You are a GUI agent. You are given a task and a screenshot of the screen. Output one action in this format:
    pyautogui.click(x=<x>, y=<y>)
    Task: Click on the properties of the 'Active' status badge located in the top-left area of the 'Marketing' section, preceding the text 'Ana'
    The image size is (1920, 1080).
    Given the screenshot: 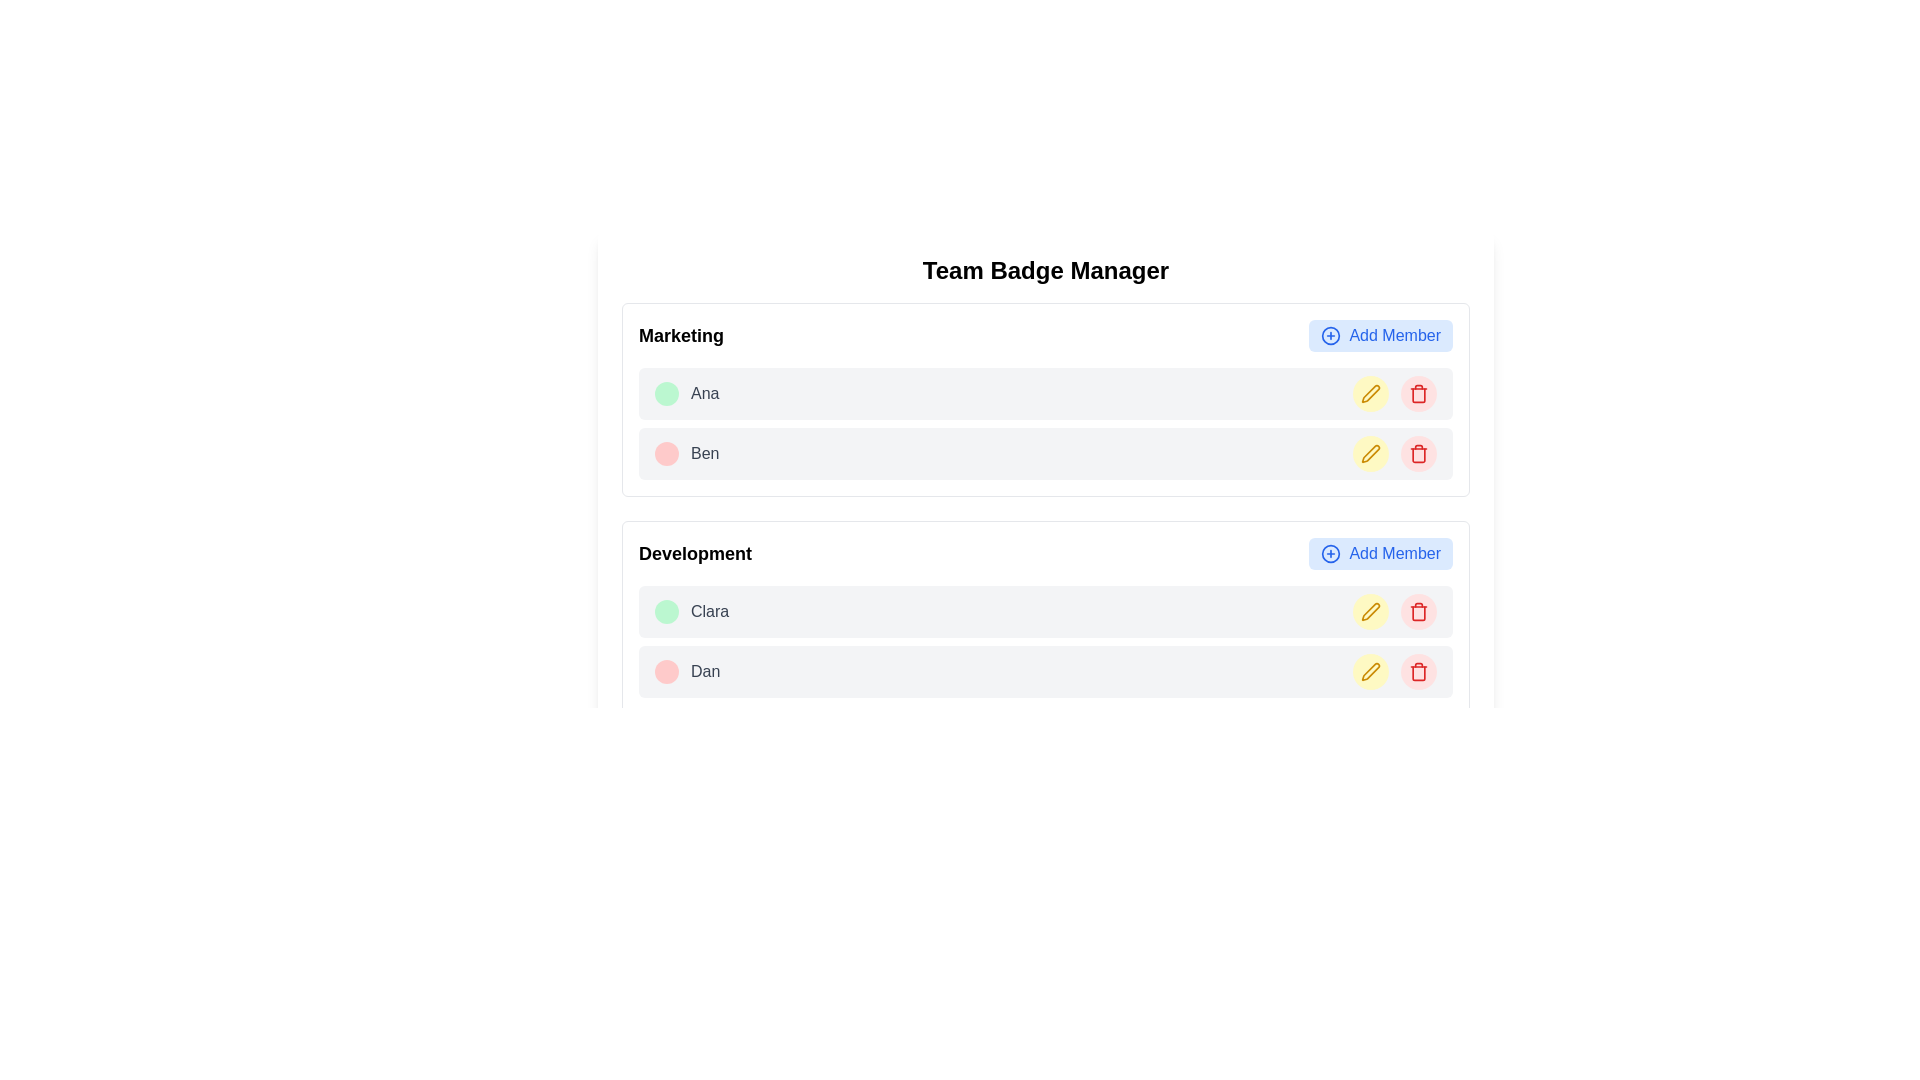 What is the action you would take?
    pyautogui.click(x=667, y=393)
    